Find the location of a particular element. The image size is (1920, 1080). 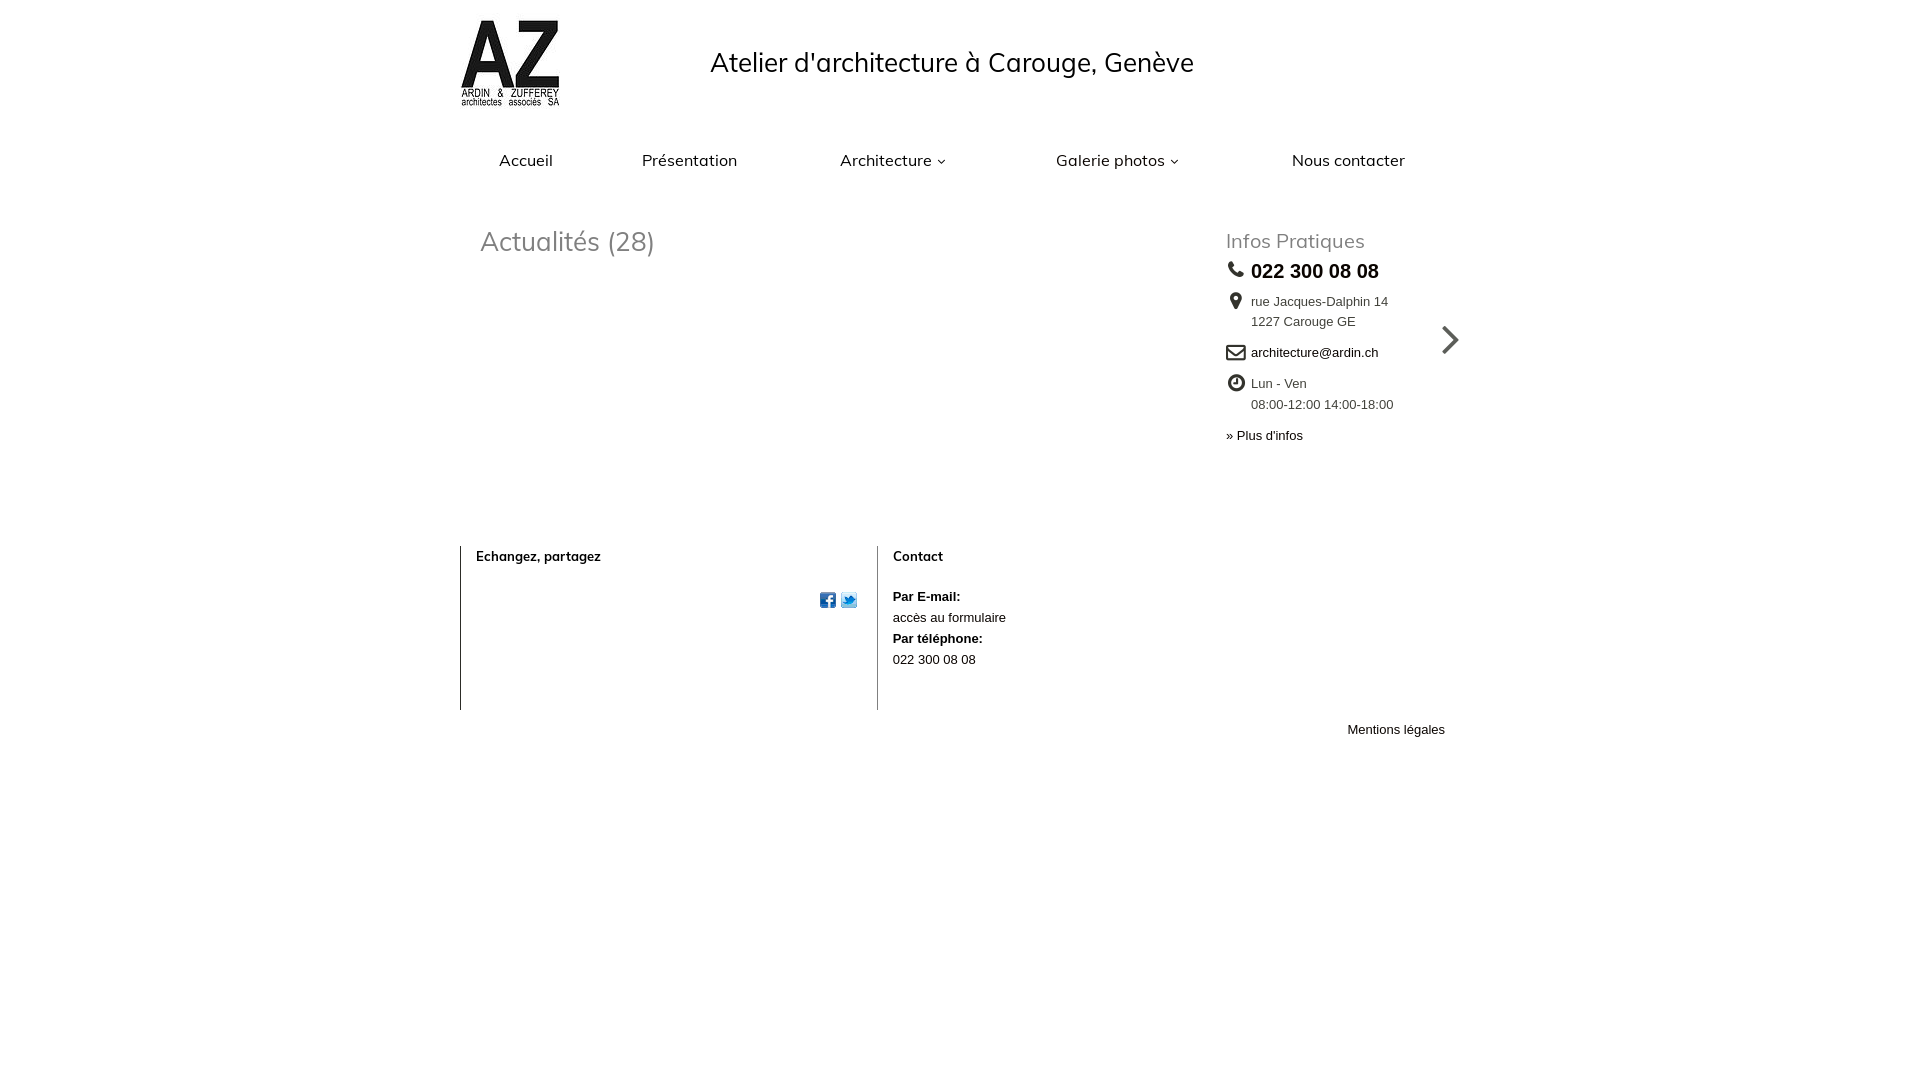

'Galerie photos' is located at coordinates (1116, 159).